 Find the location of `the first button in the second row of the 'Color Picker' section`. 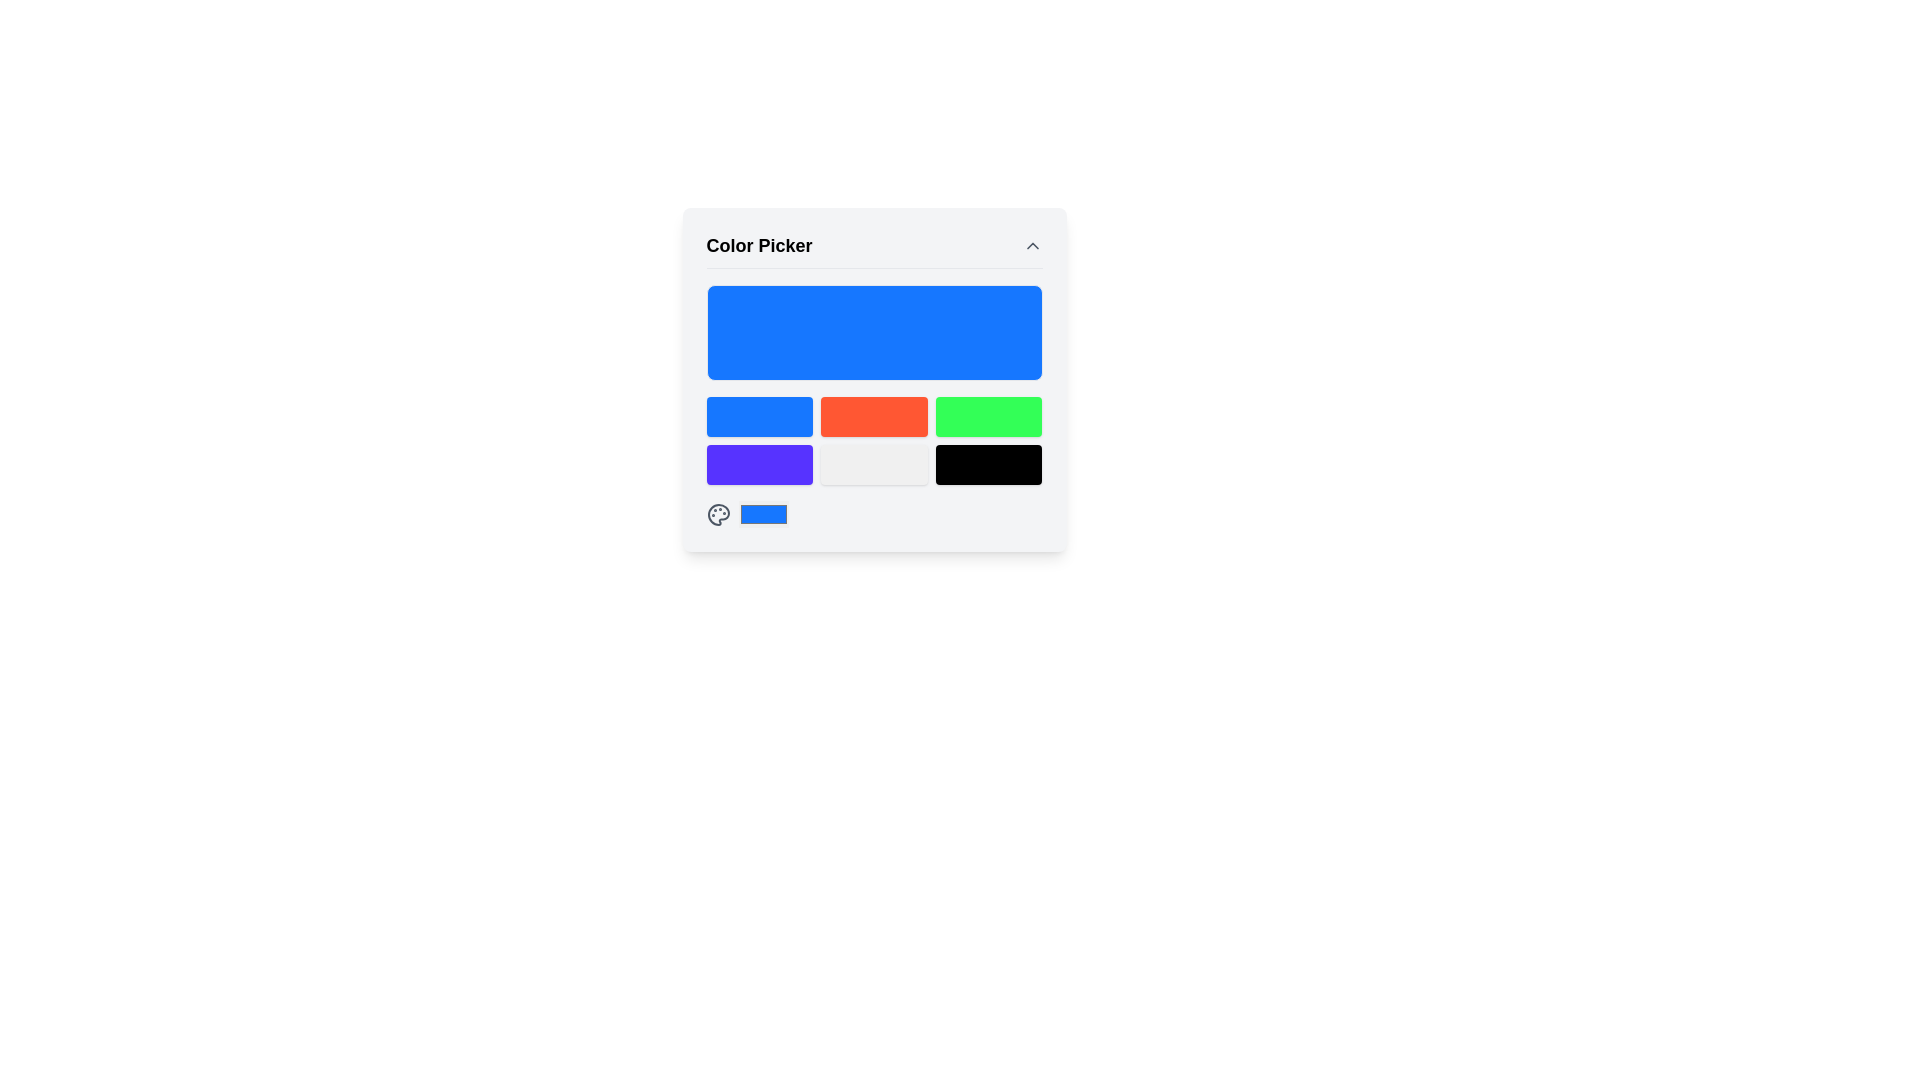

the first button in the second row of the 'Color Picker' section is located at coordinates (758, 465).